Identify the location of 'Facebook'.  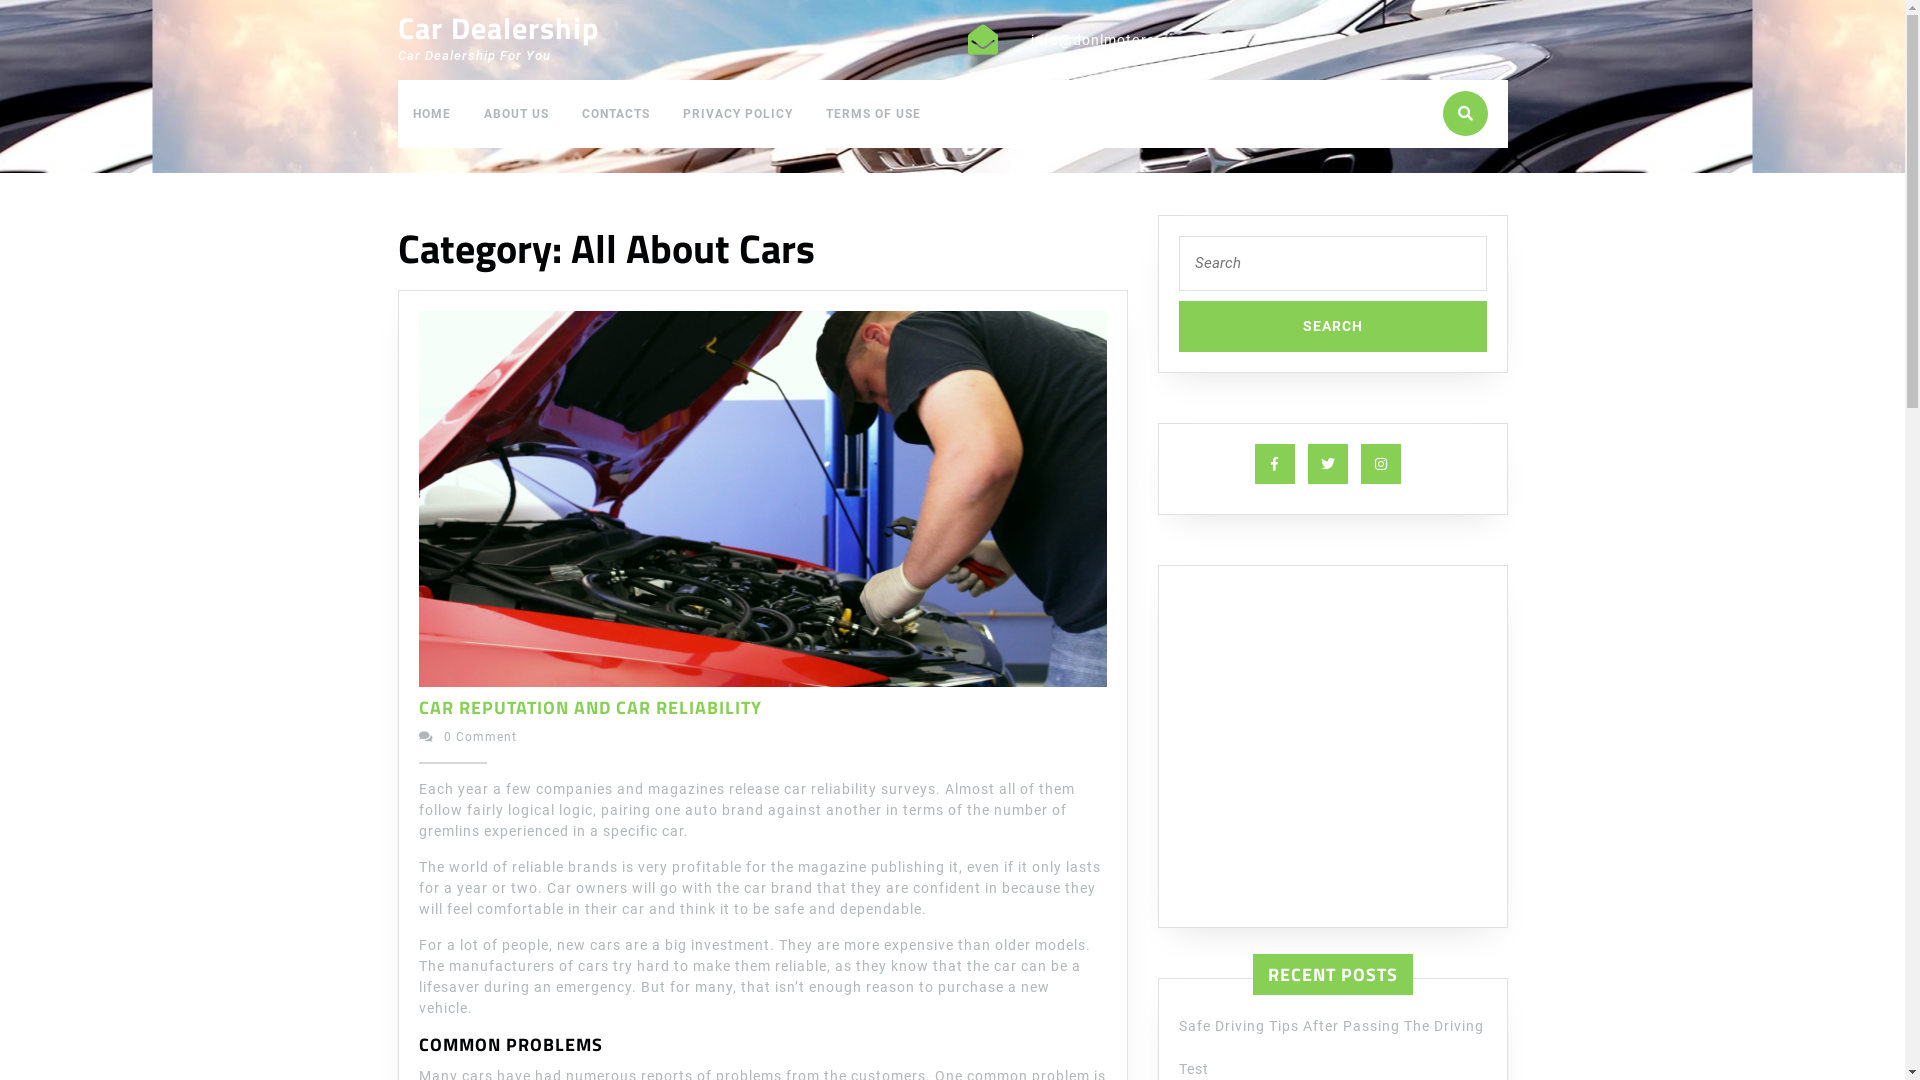
(1277, 463).